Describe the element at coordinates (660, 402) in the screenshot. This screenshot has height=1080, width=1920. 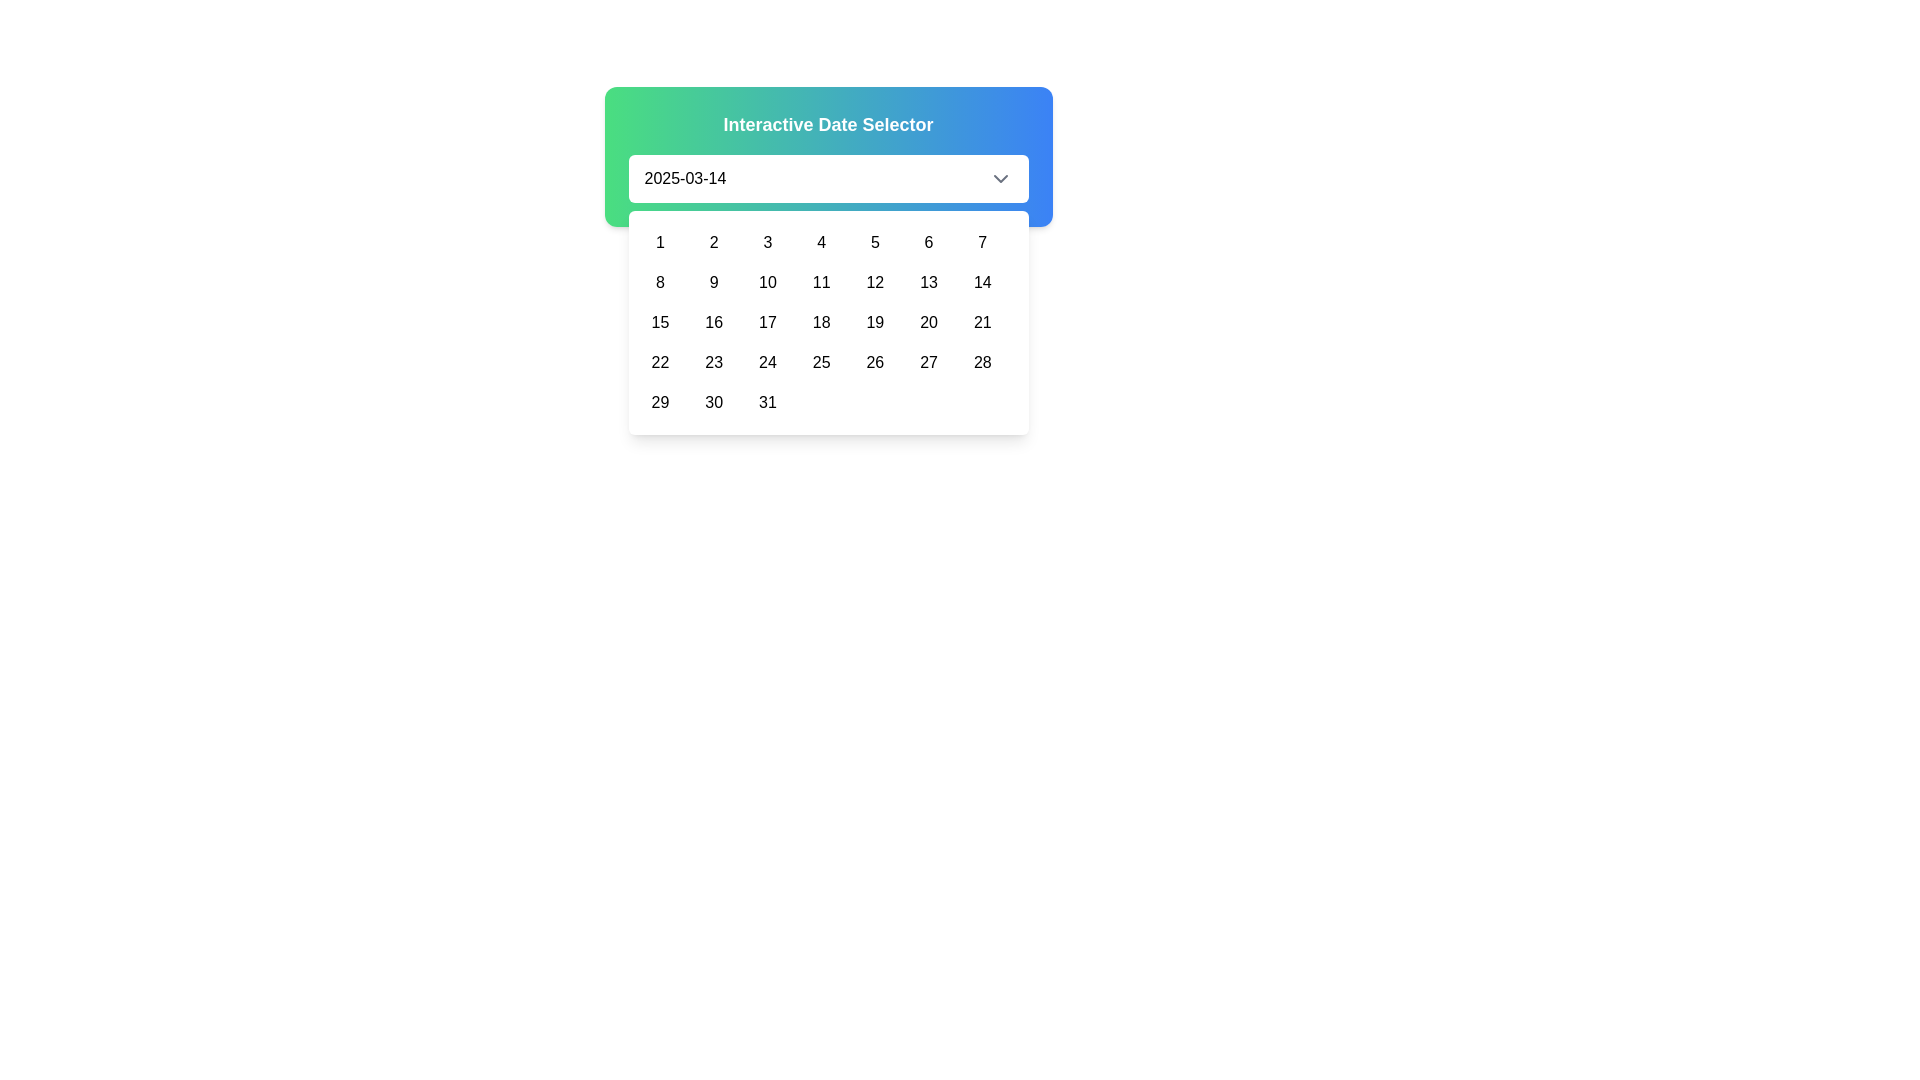
I see `the square-shaped button with rounded appearance that contains the text '29', located in the first column of the last row in the date grid of the calendar` at that location.